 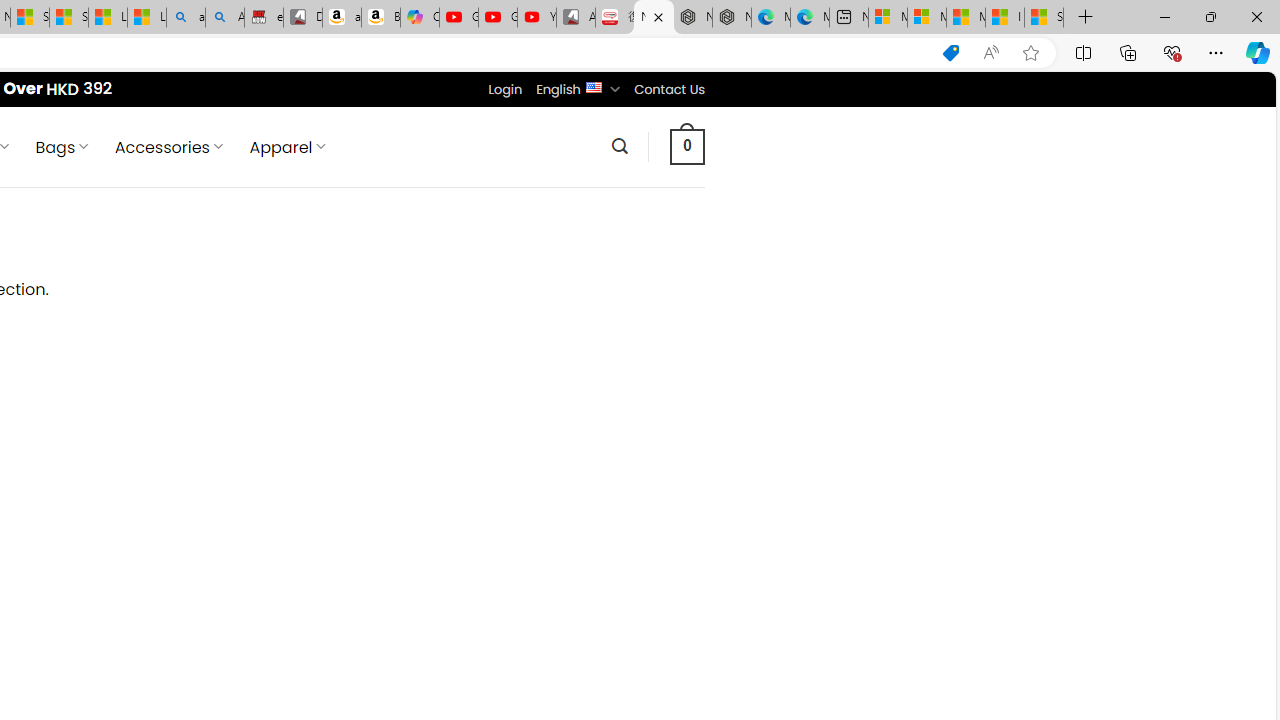 What do you see at coordinates (505, 88) in the screenshot?
I see `'Login'` at bounding box center [505, 88].